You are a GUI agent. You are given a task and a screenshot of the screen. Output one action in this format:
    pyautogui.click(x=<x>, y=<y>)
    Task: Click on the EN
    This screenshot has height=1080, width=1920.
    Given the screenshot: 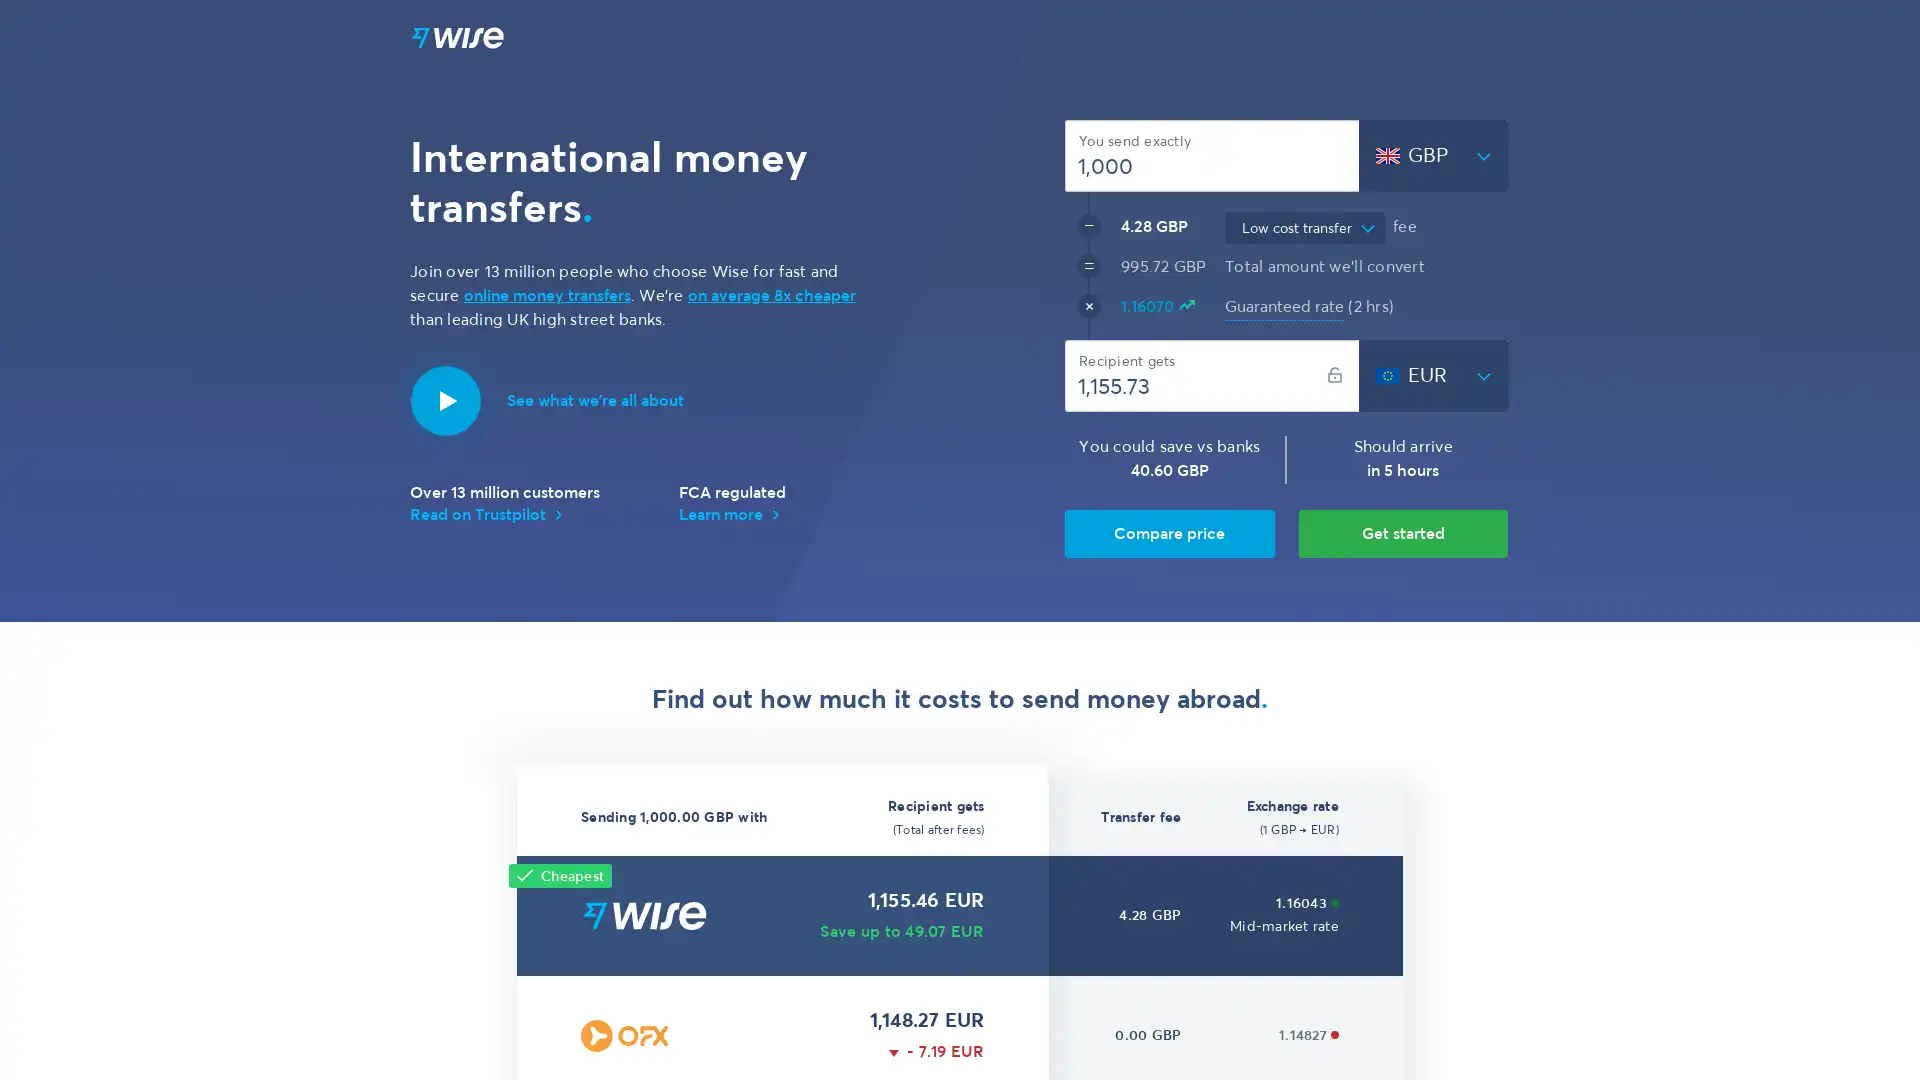 What is the action you would take?
    pyautogui.click(x=1309, y=39)
    